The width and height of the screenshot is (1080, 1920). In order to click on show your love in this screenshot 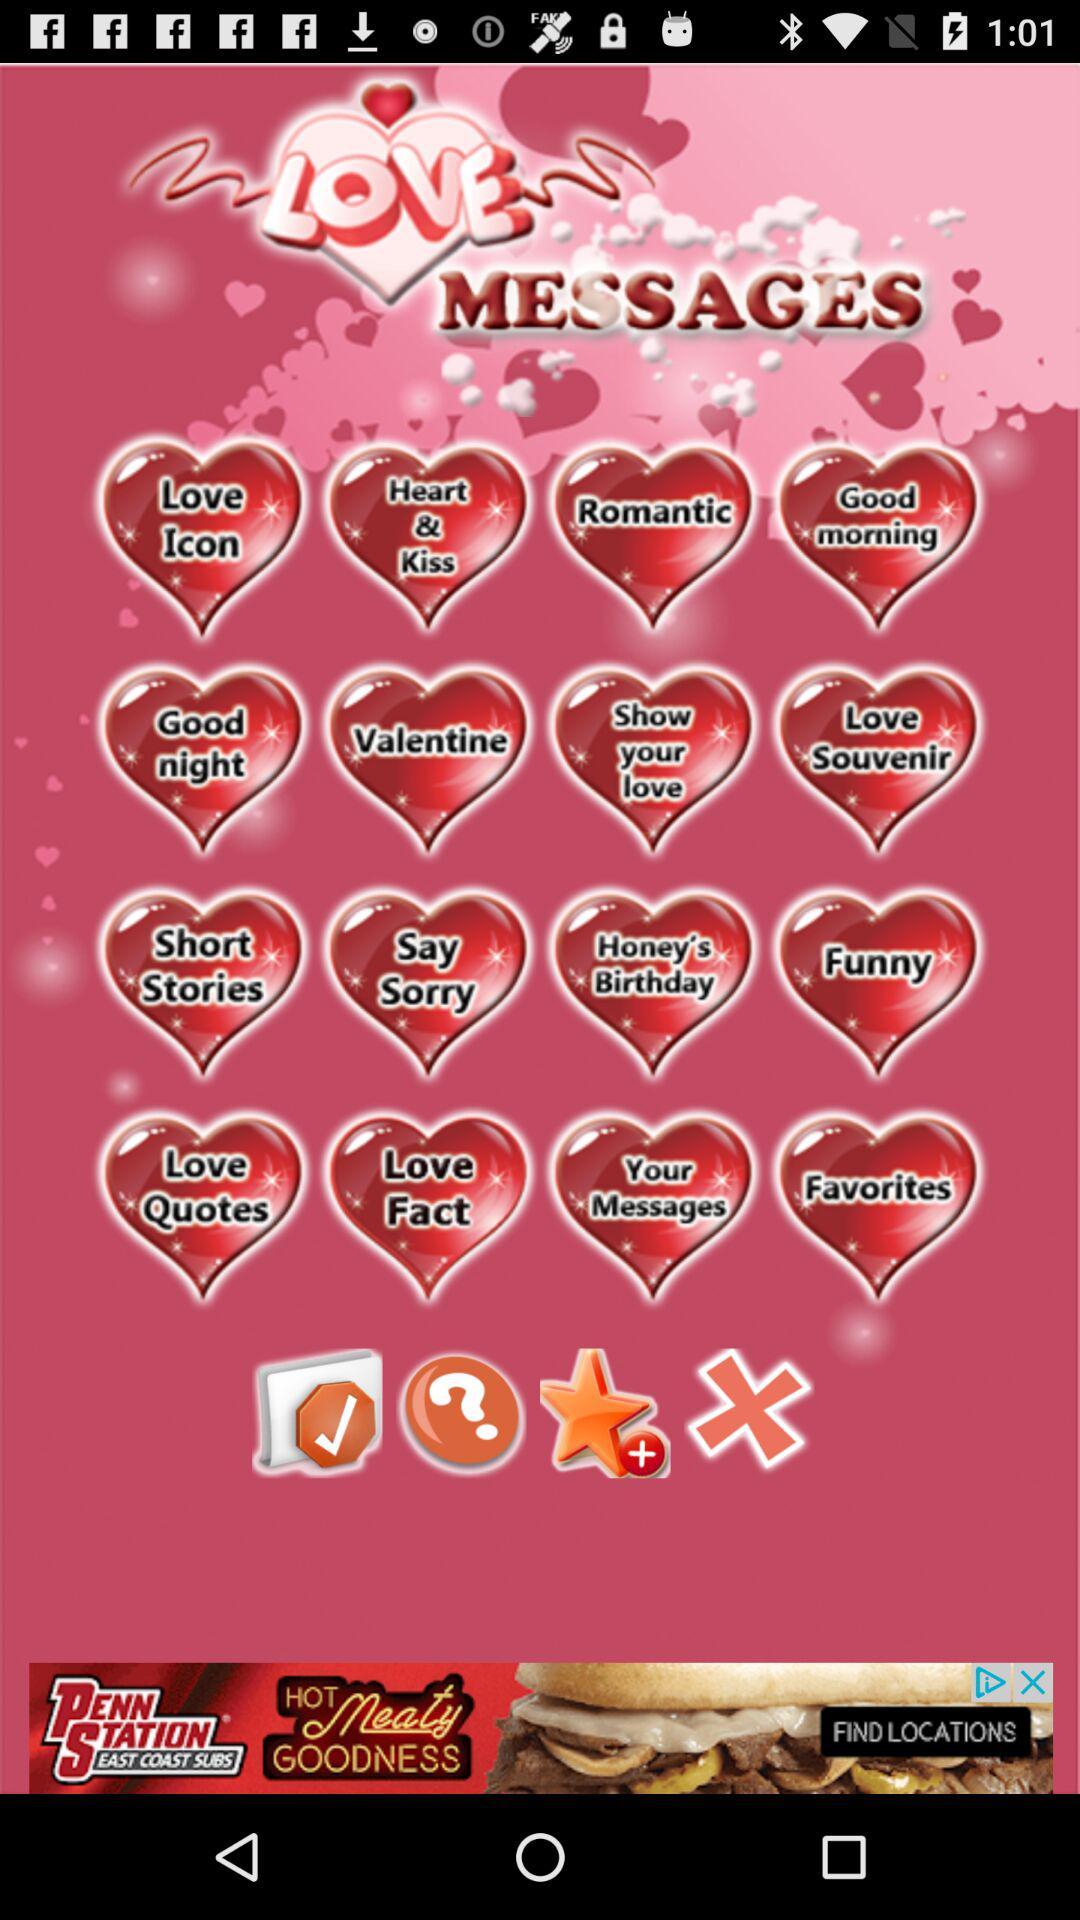, I will do `click(652, 761)`.